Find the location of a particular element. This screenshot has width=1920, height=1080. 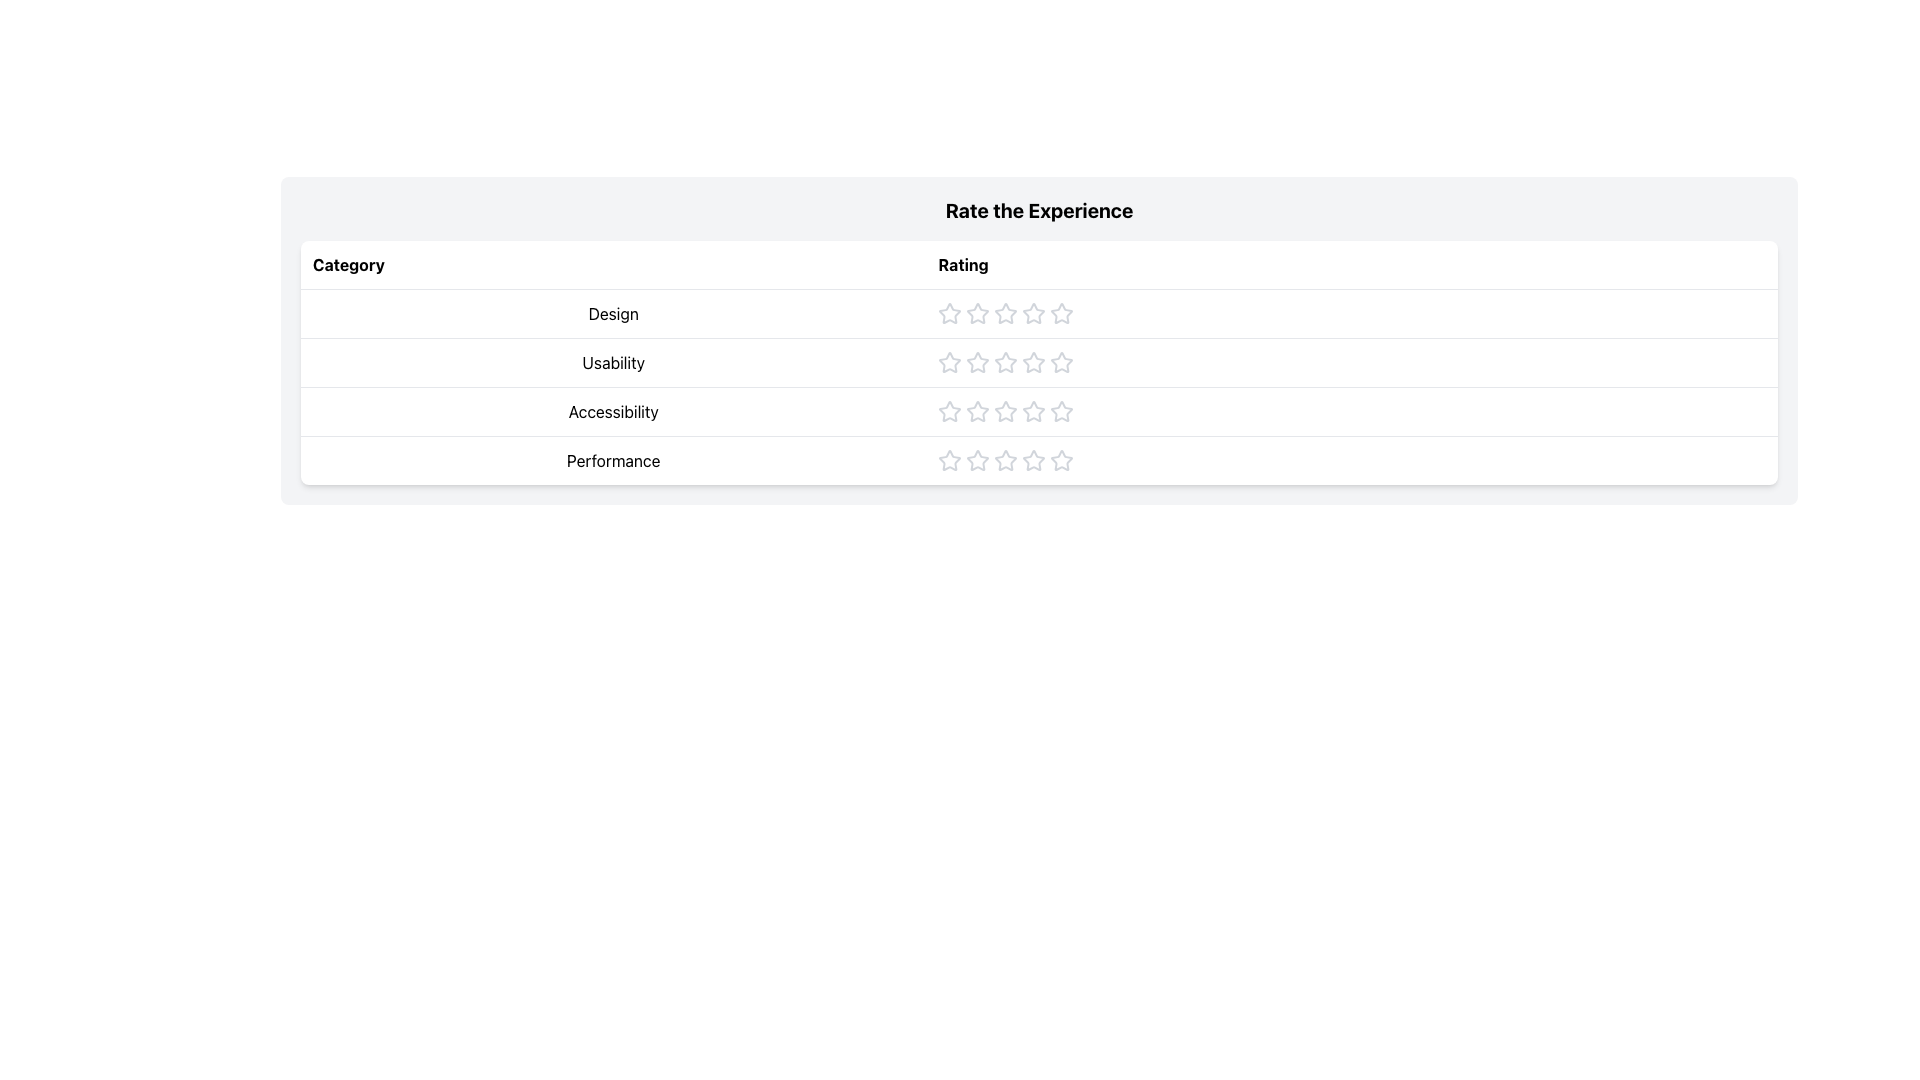

the third star in the 5-star rating system in the 'Design' row to assign a rating is located at coordinates (1033, 312).